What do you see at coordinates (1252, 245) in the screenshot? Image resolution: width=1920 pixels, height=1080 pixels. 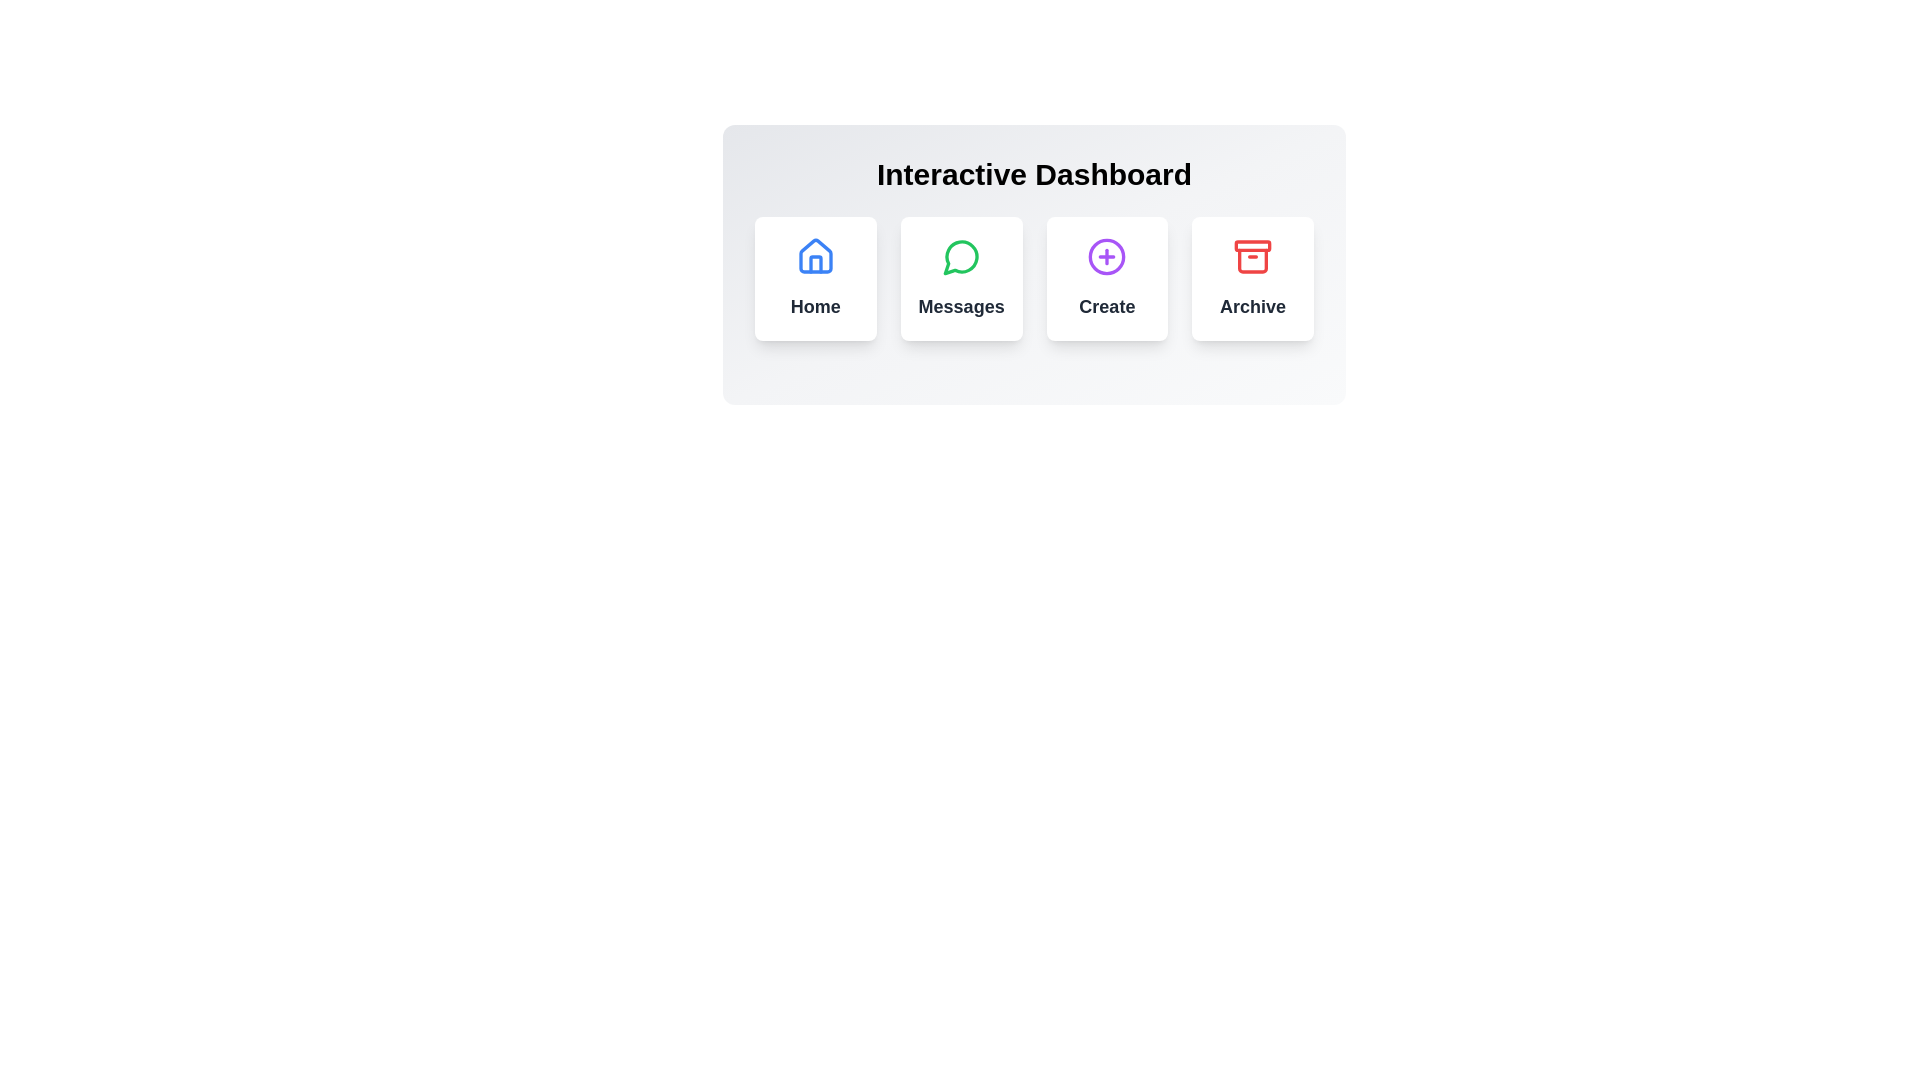 I see `the uppermost rectangle styled as a bar within the SVG graphic of the archive box, located in the fourth card labeled 'Archive' in the Interactive Dashboard` at bounding box center [1252, 245].